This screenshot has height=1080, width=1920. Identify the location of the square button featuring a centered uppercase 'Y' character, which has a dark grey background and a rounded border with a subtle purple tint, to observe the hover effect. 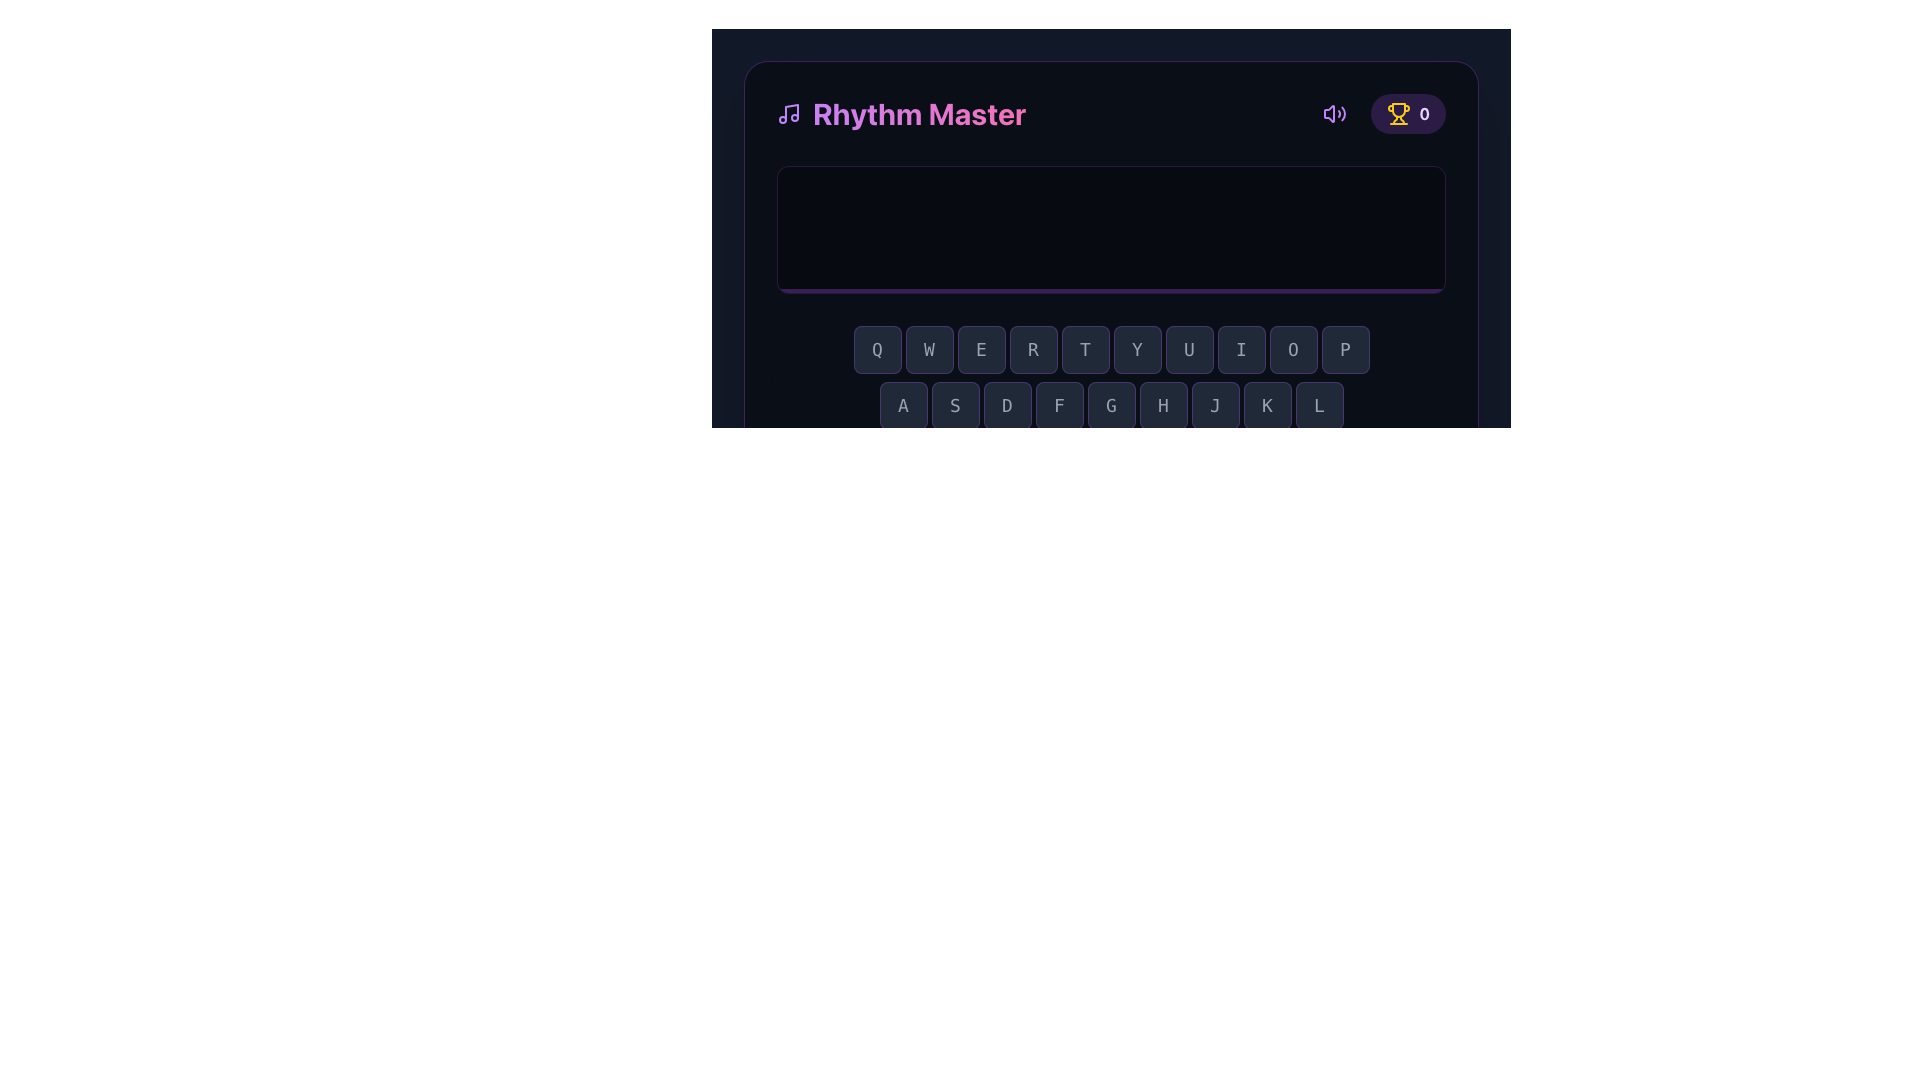
(1137, 349).